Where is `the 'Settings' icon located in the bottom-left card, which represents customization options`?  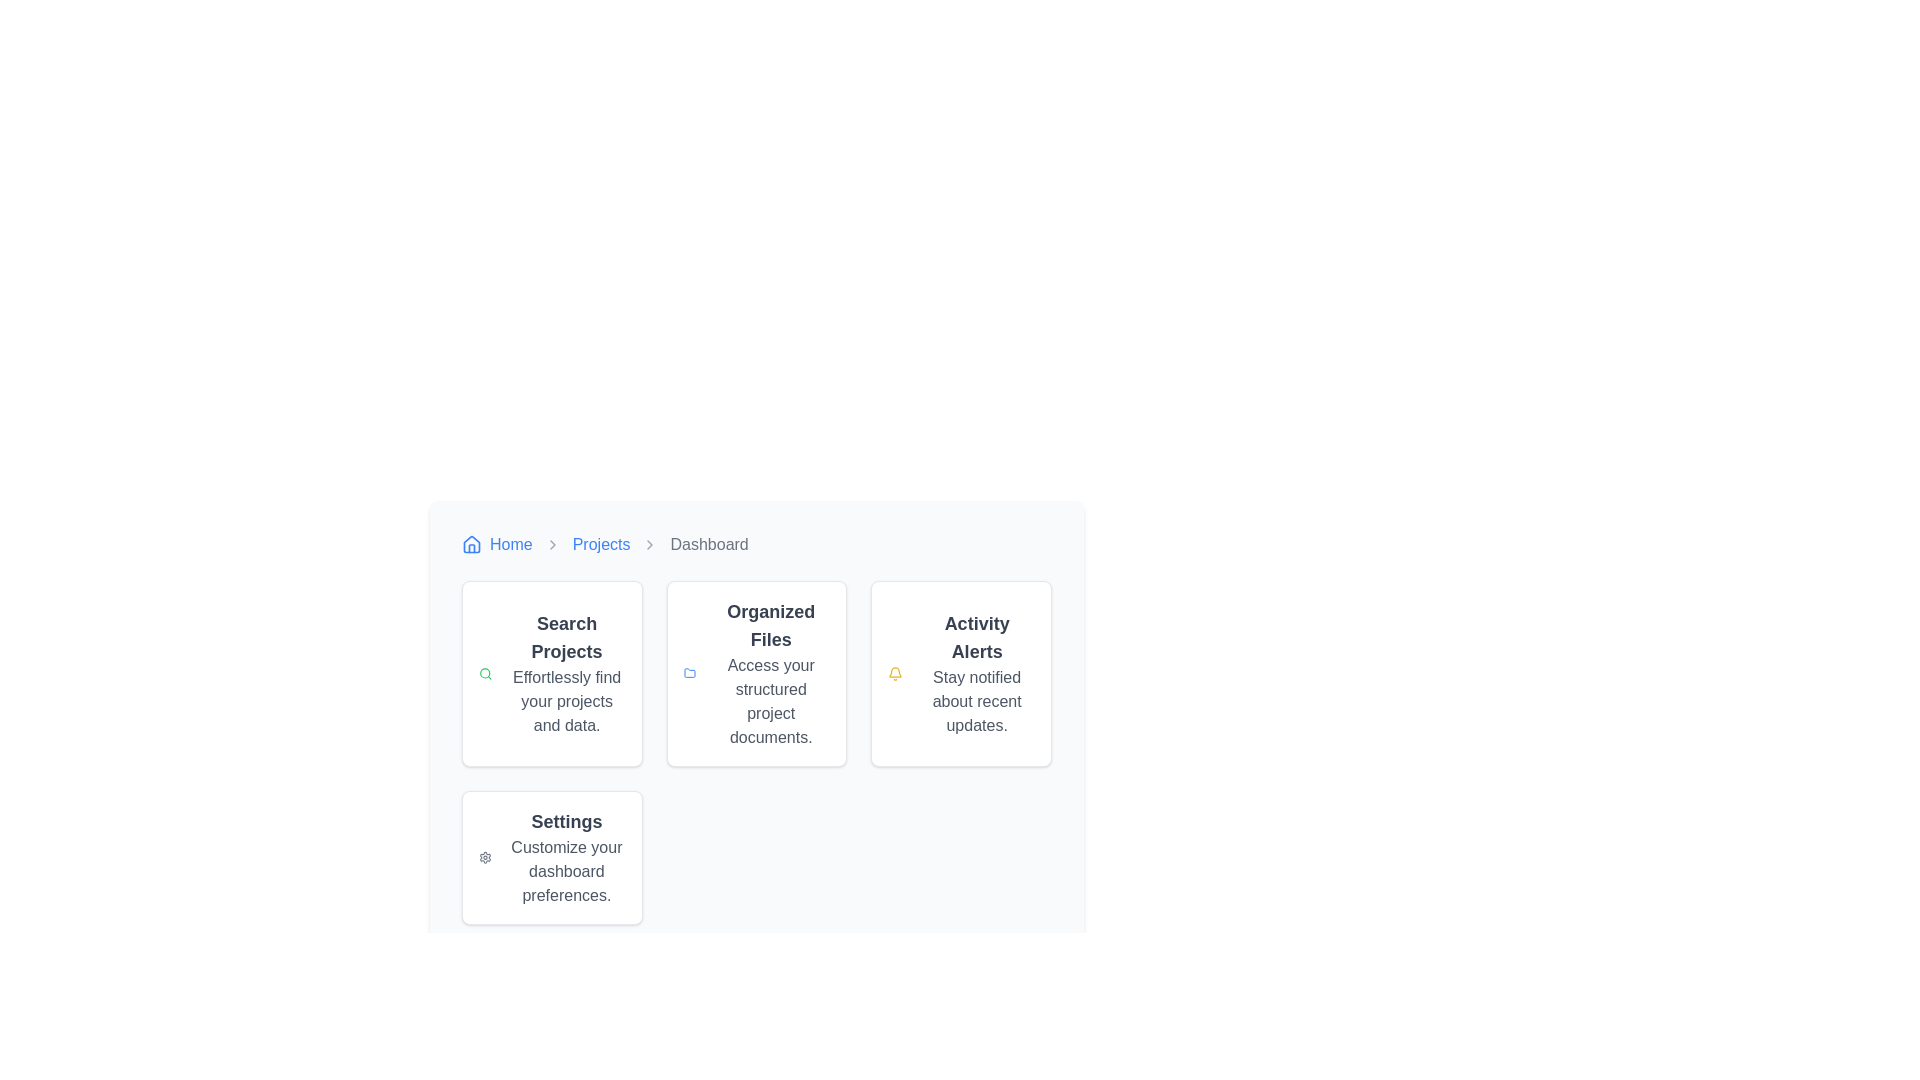
the 'Settings' icon located in the bottom-left card, which represents customization options is located at coordinates (485, 856).